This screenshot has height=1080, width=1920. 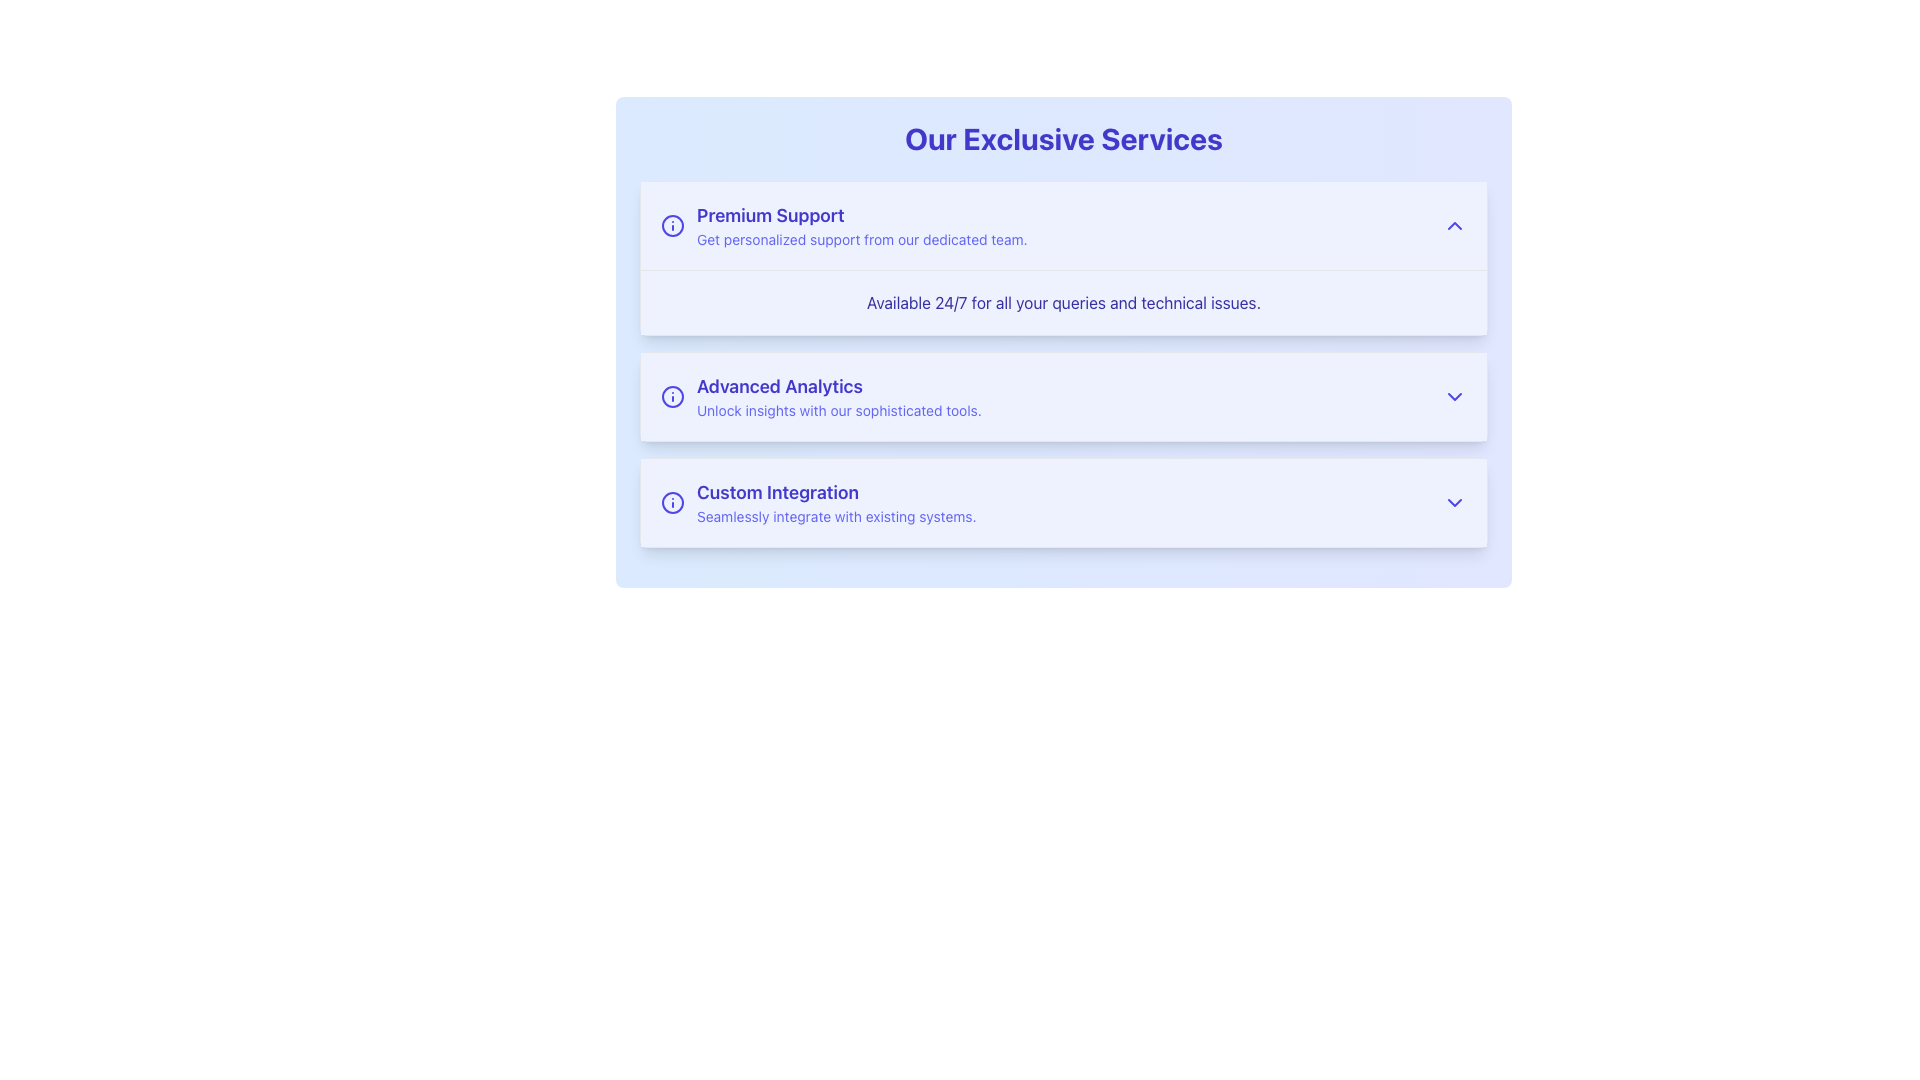 What do you see at coordinates (839, 410) in the screenshot?
I see `the text snippet displaying 'Unlock insights with our sophisticated tools.' which is located below the heading 'Advanced Analytics'` at bounding box center [839, 410].